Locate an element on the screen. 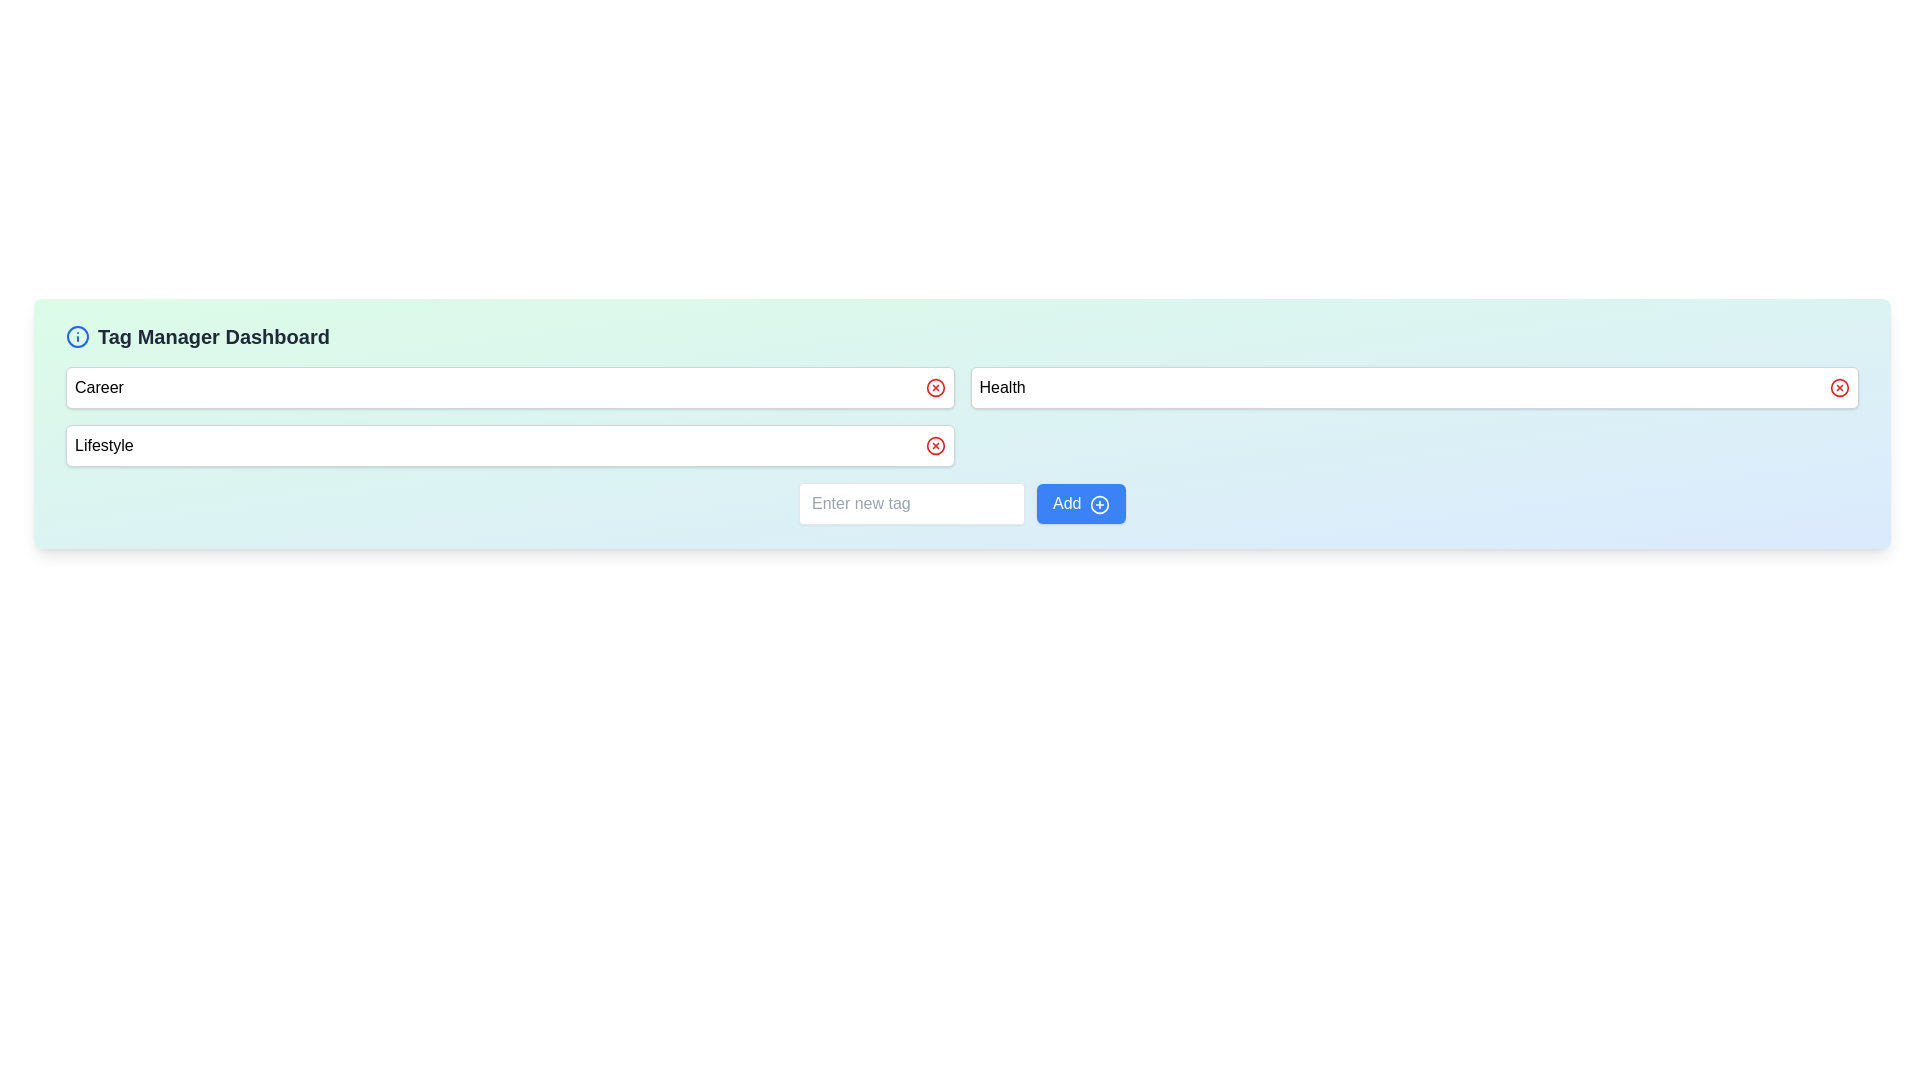 This screenshot has height=1080, width=1920. the 'Health' static text label, which is styled with a standard font and located at the top center of the interface is located at coordinates (1002, 388).